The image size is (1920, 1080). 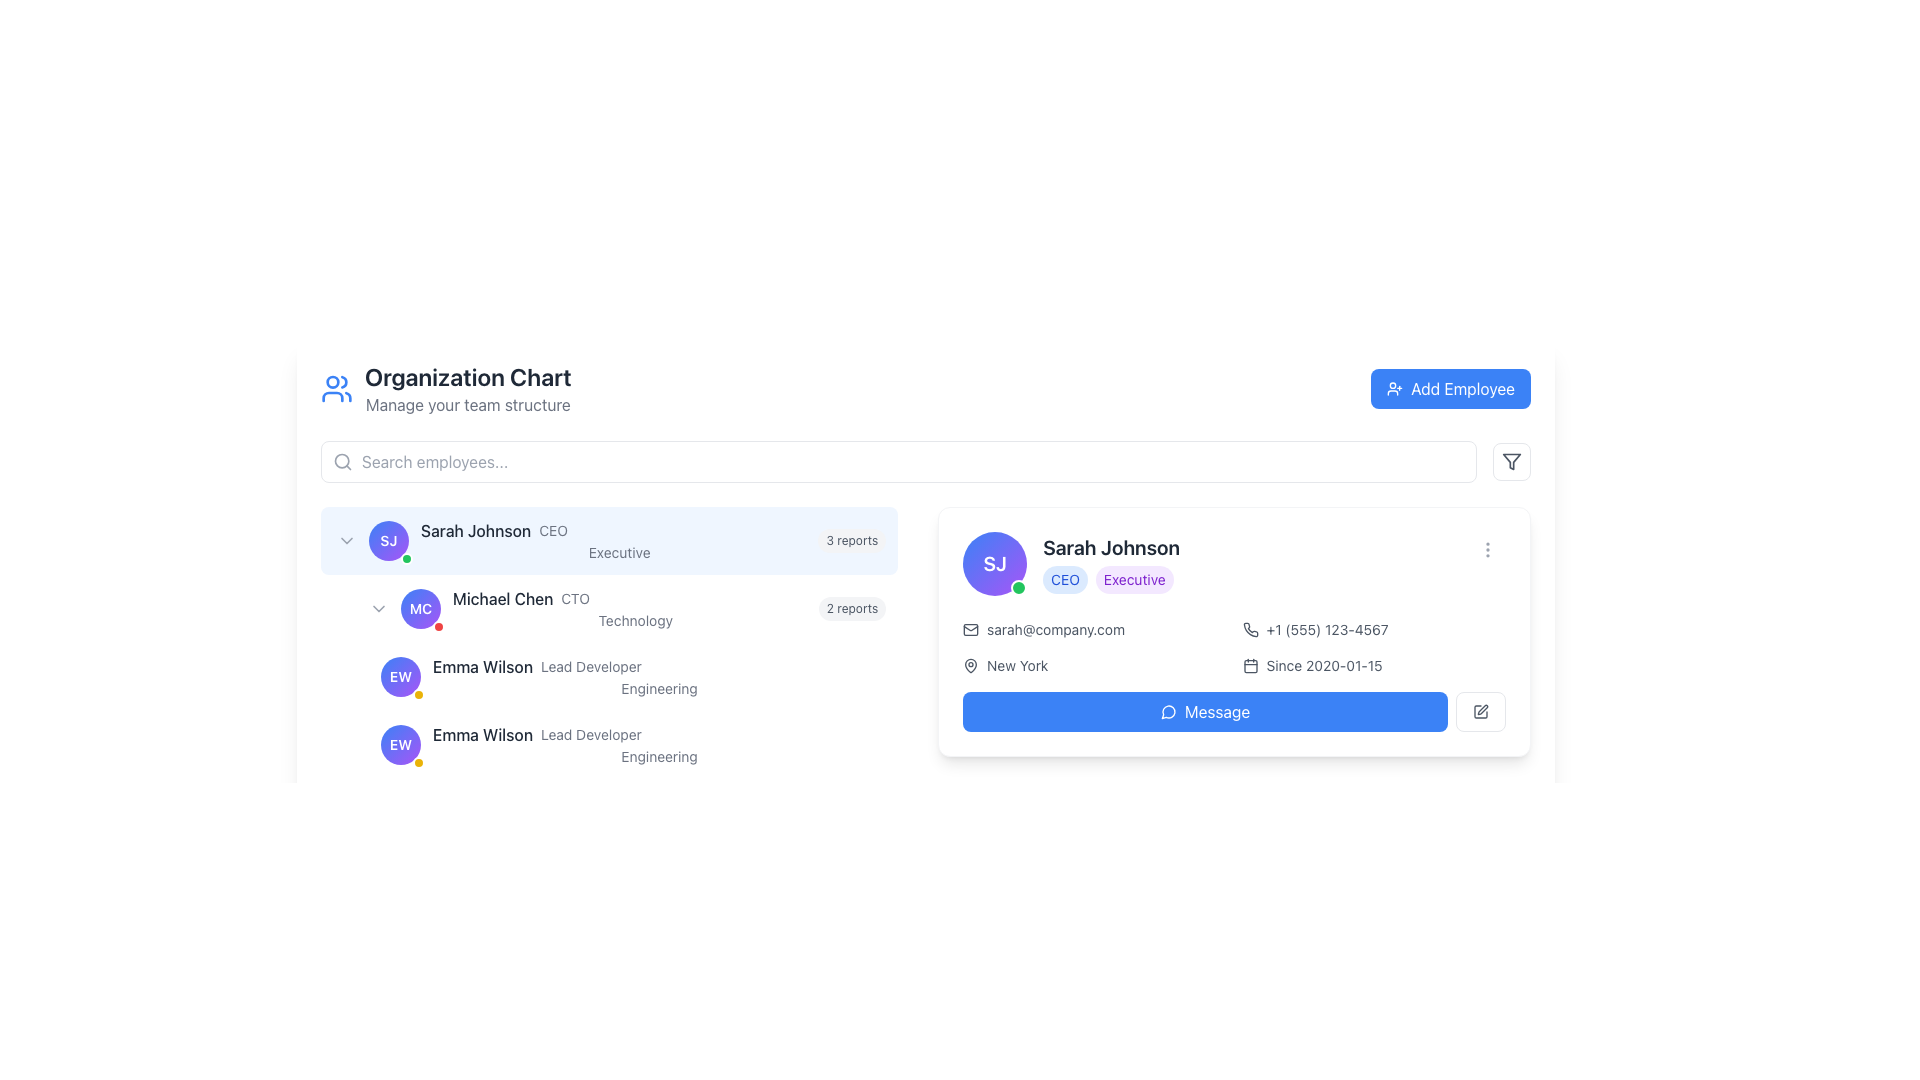 What do you see at coordinates (634, 620) in the screenshot?
I see `the text label that provides additional context for 'Michael Chen', positioned below the title 'Michael Chen CTO'` at bounding box center [634, 620].